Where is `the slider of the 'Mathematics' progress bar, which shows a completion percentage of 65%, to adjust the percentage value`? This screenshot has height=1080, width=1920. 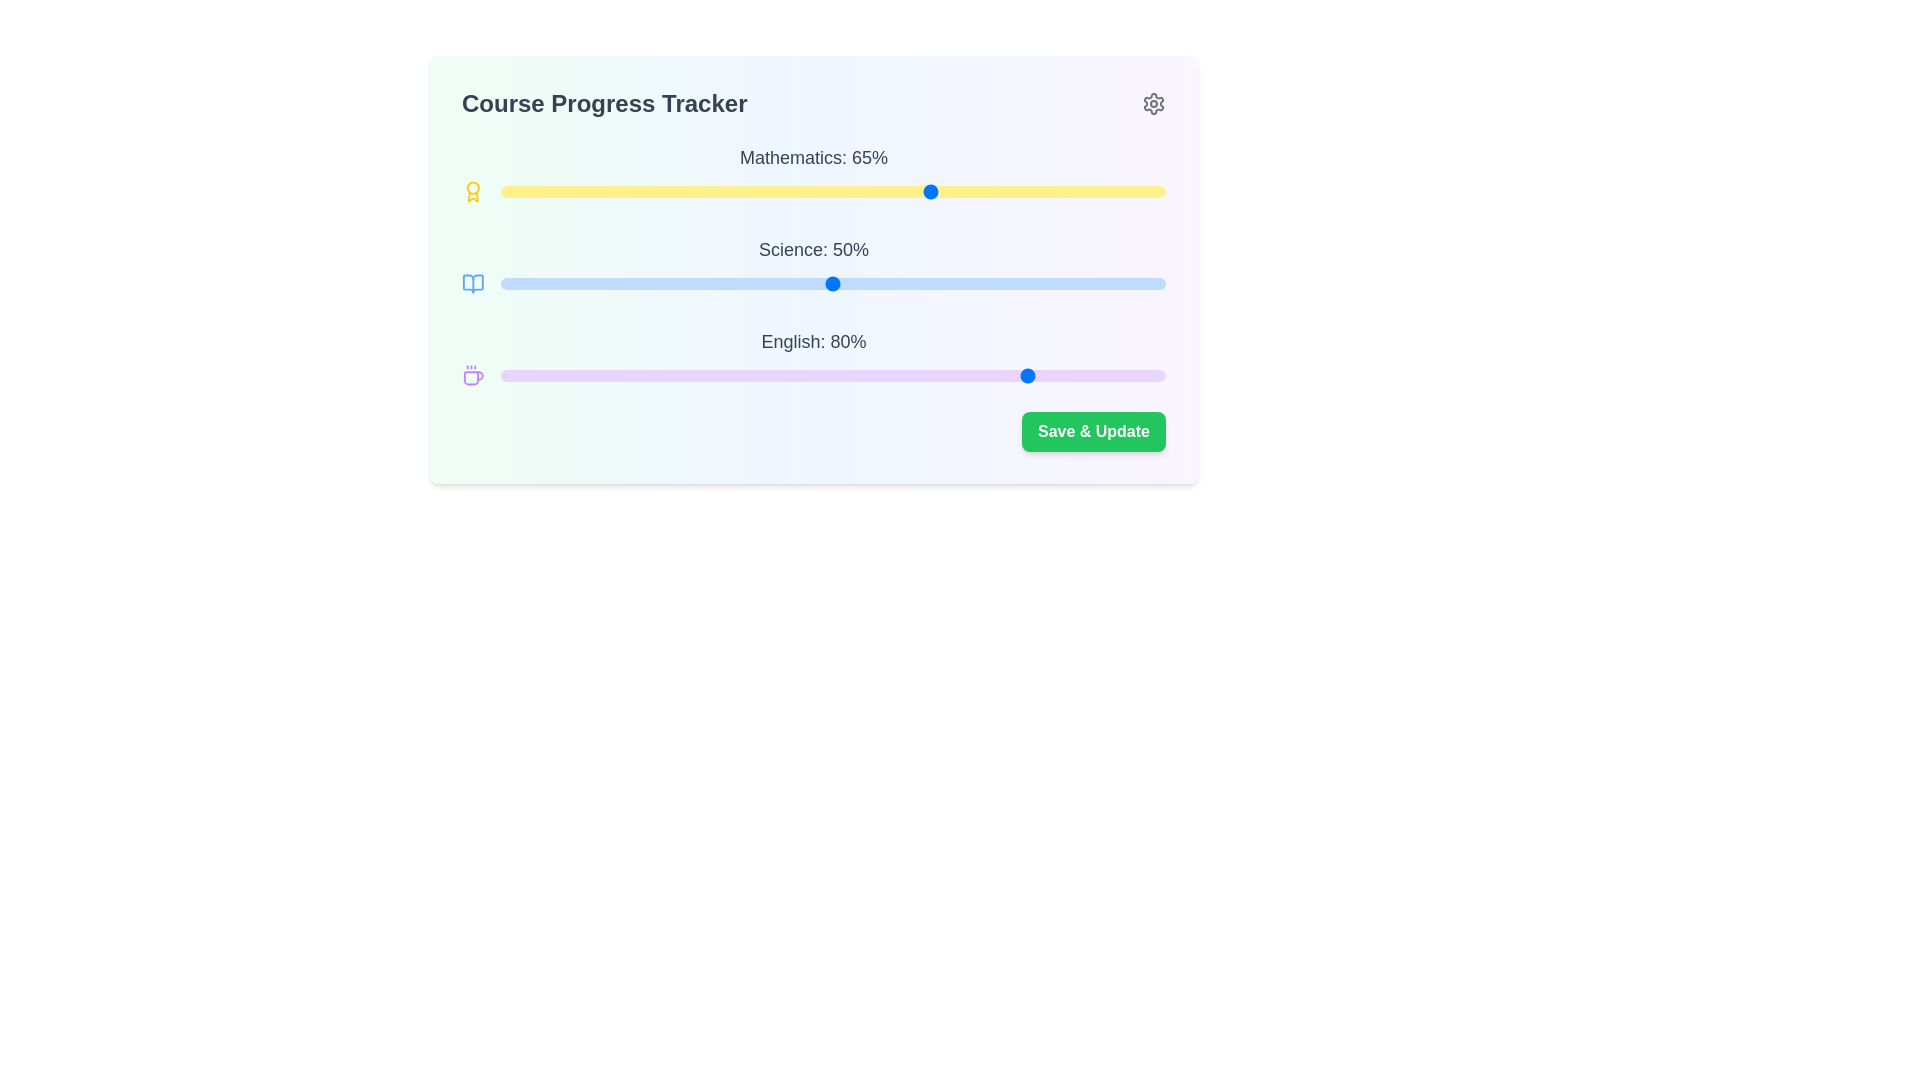
the slider of the 'Mathematics' progress bar, which shows a completion percentage of 65%, to adjust the percentage value is located at coordinates (814, 172).